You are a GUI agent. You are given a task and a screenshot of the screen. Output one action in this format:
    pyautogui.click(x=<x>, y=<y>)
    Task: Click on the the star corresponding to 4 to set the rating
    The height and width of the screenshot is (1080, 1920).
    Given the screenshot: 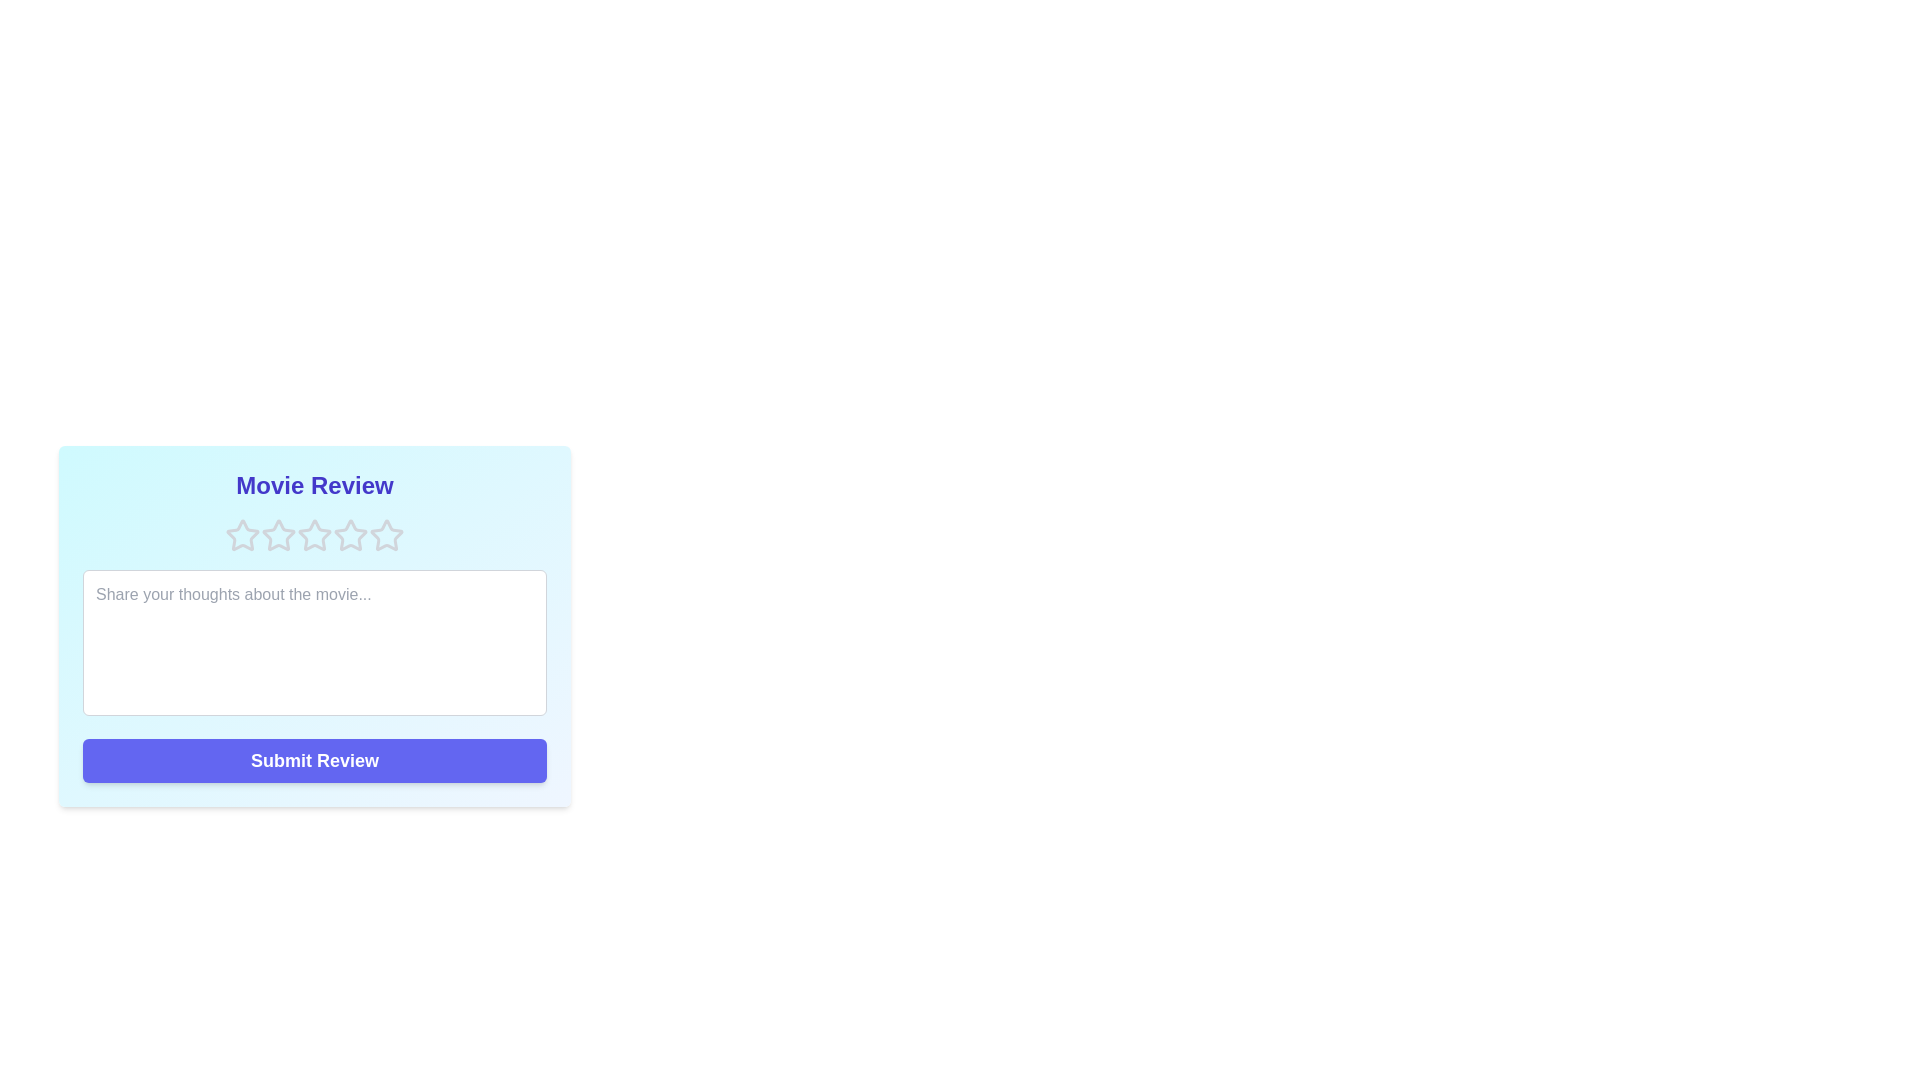 What is the action you would take?
    pyautogui.click(x=350, y=535)
    